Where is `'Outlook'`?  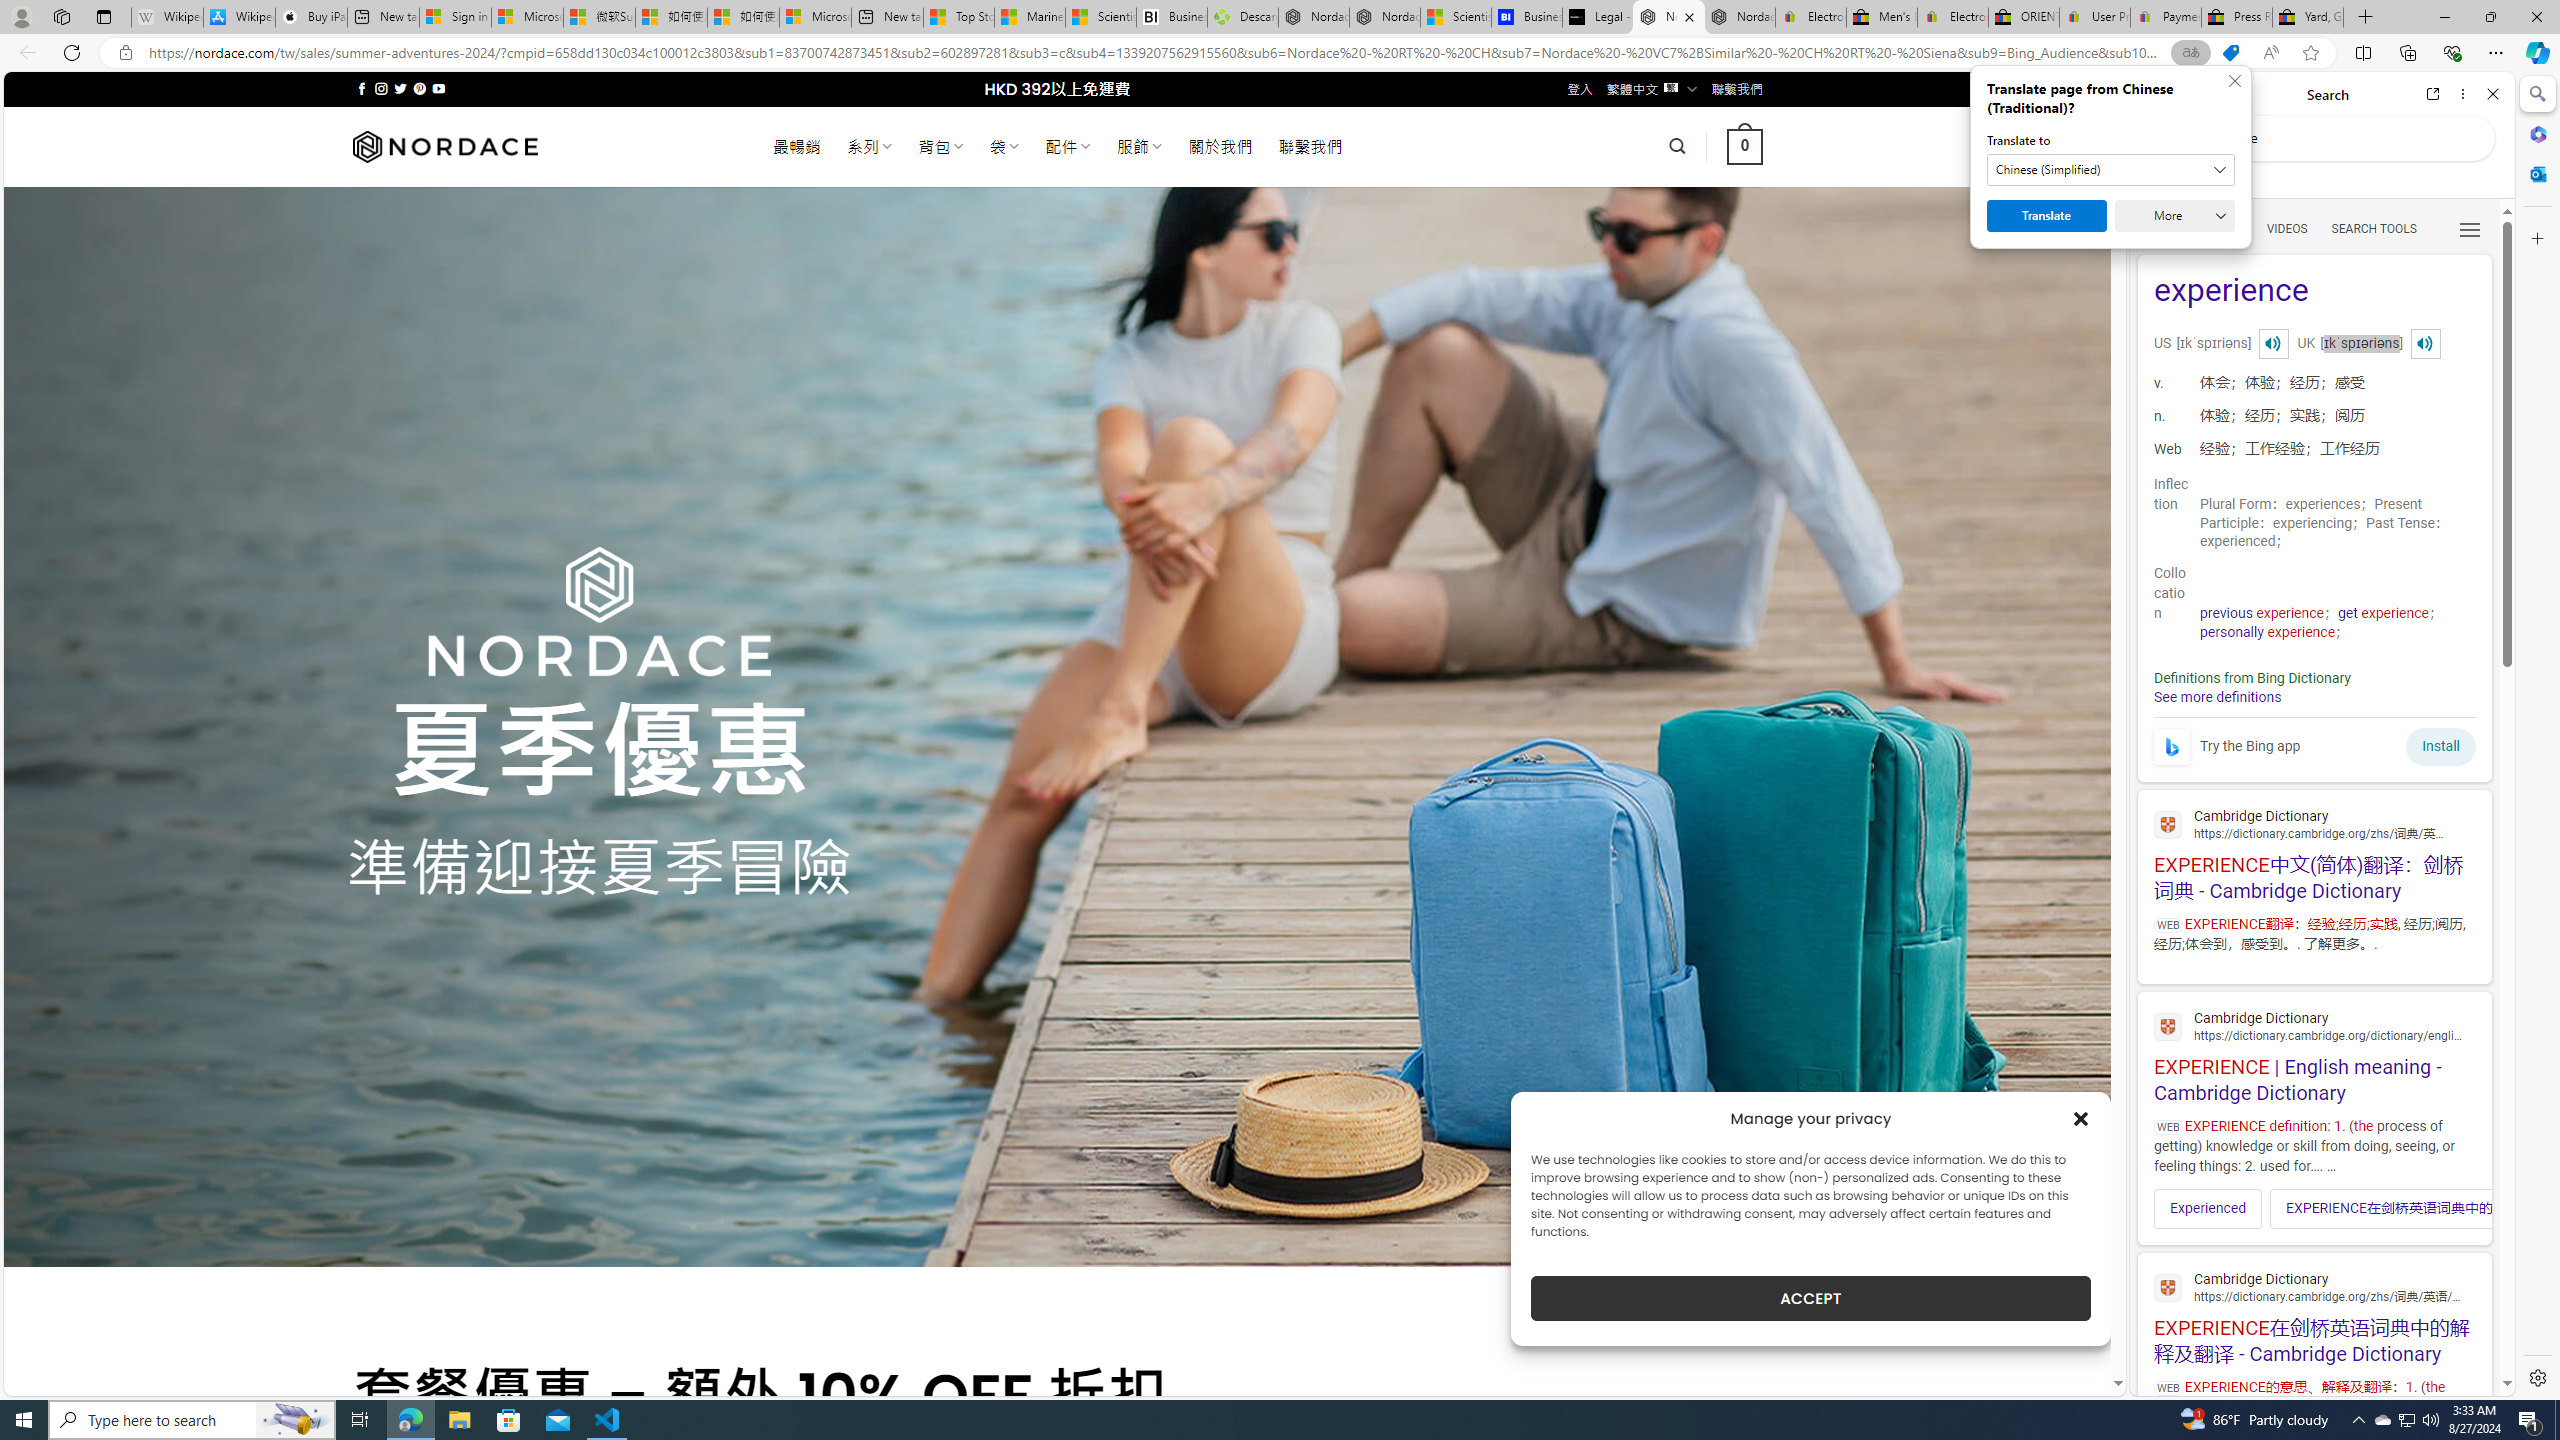 'Outlook' is located at coordinates (2535, 172).